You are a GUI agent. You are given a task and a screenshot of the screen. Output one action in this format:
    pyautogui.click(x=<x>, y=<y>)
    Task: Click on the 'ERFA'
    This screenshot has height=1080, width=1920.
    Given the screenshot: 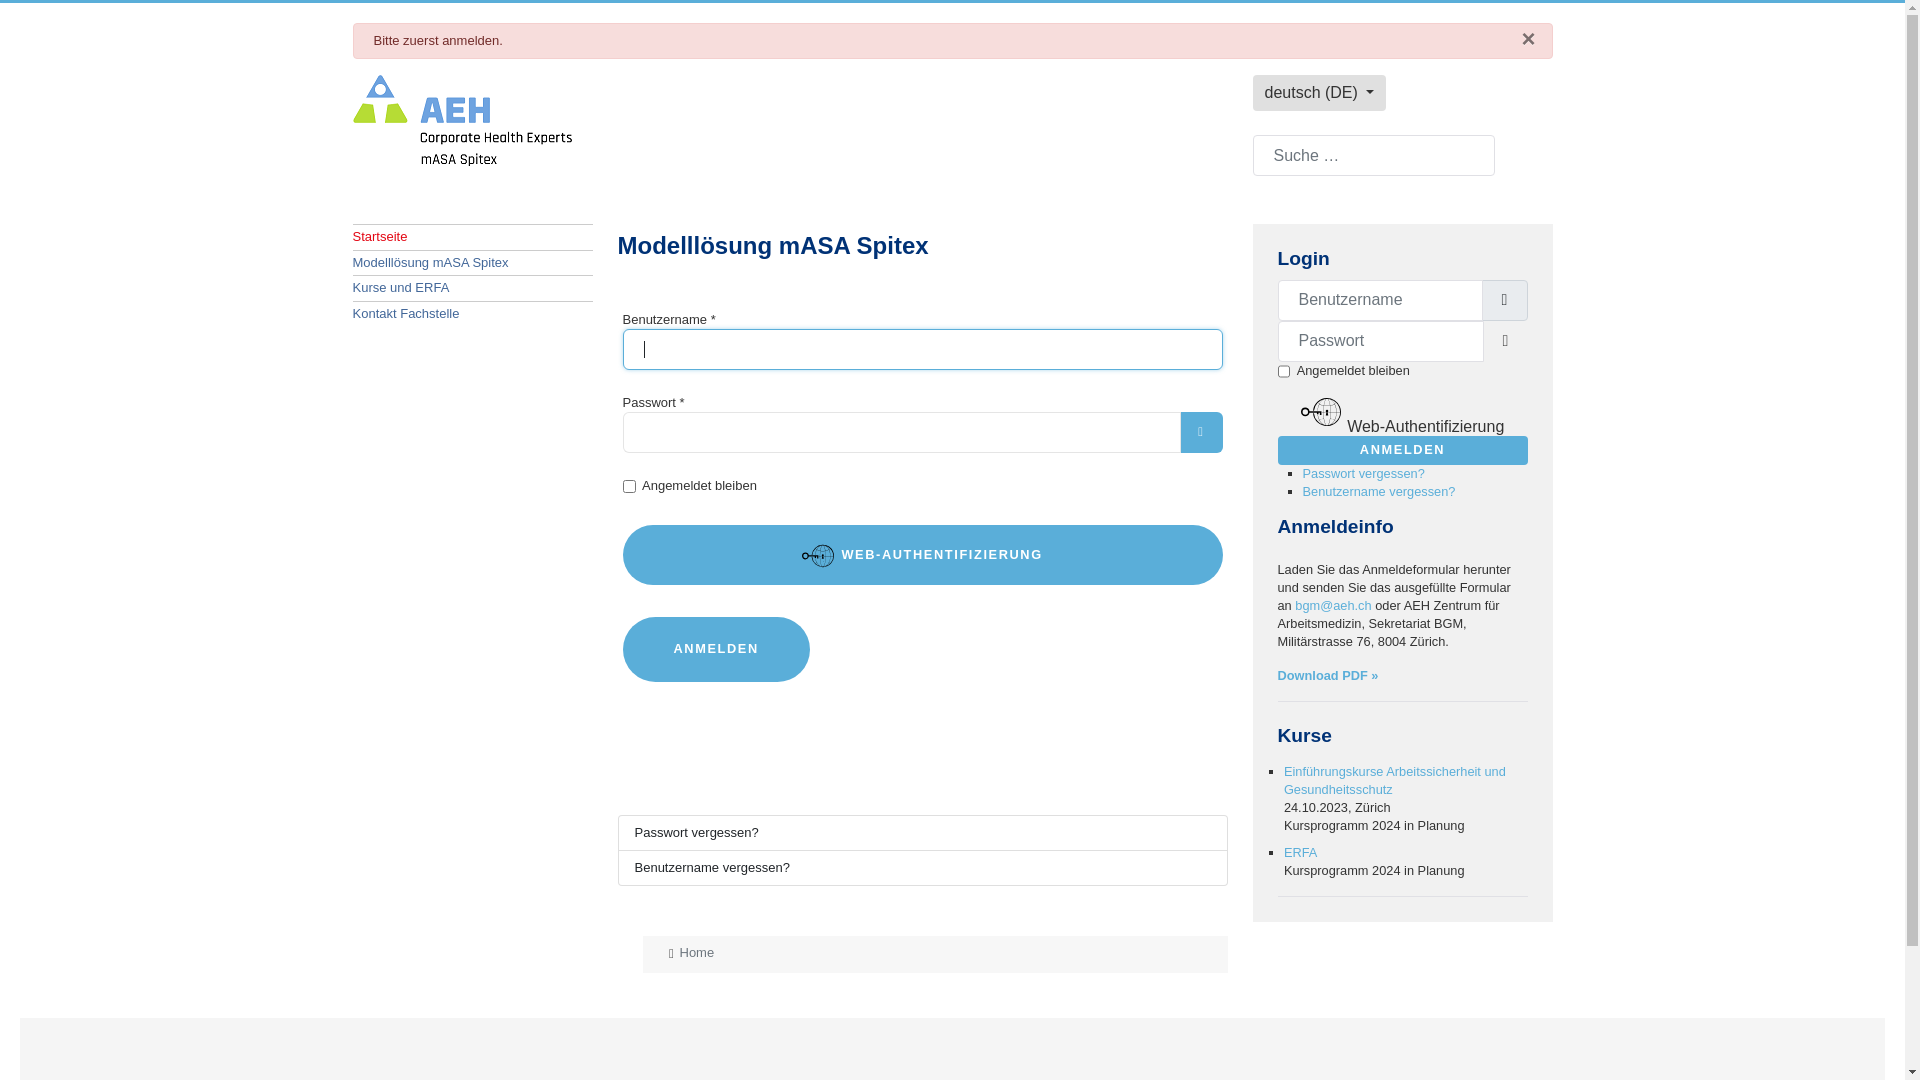 What is the action you would take?
    pyautogui.click(x=1300, y=852)
    